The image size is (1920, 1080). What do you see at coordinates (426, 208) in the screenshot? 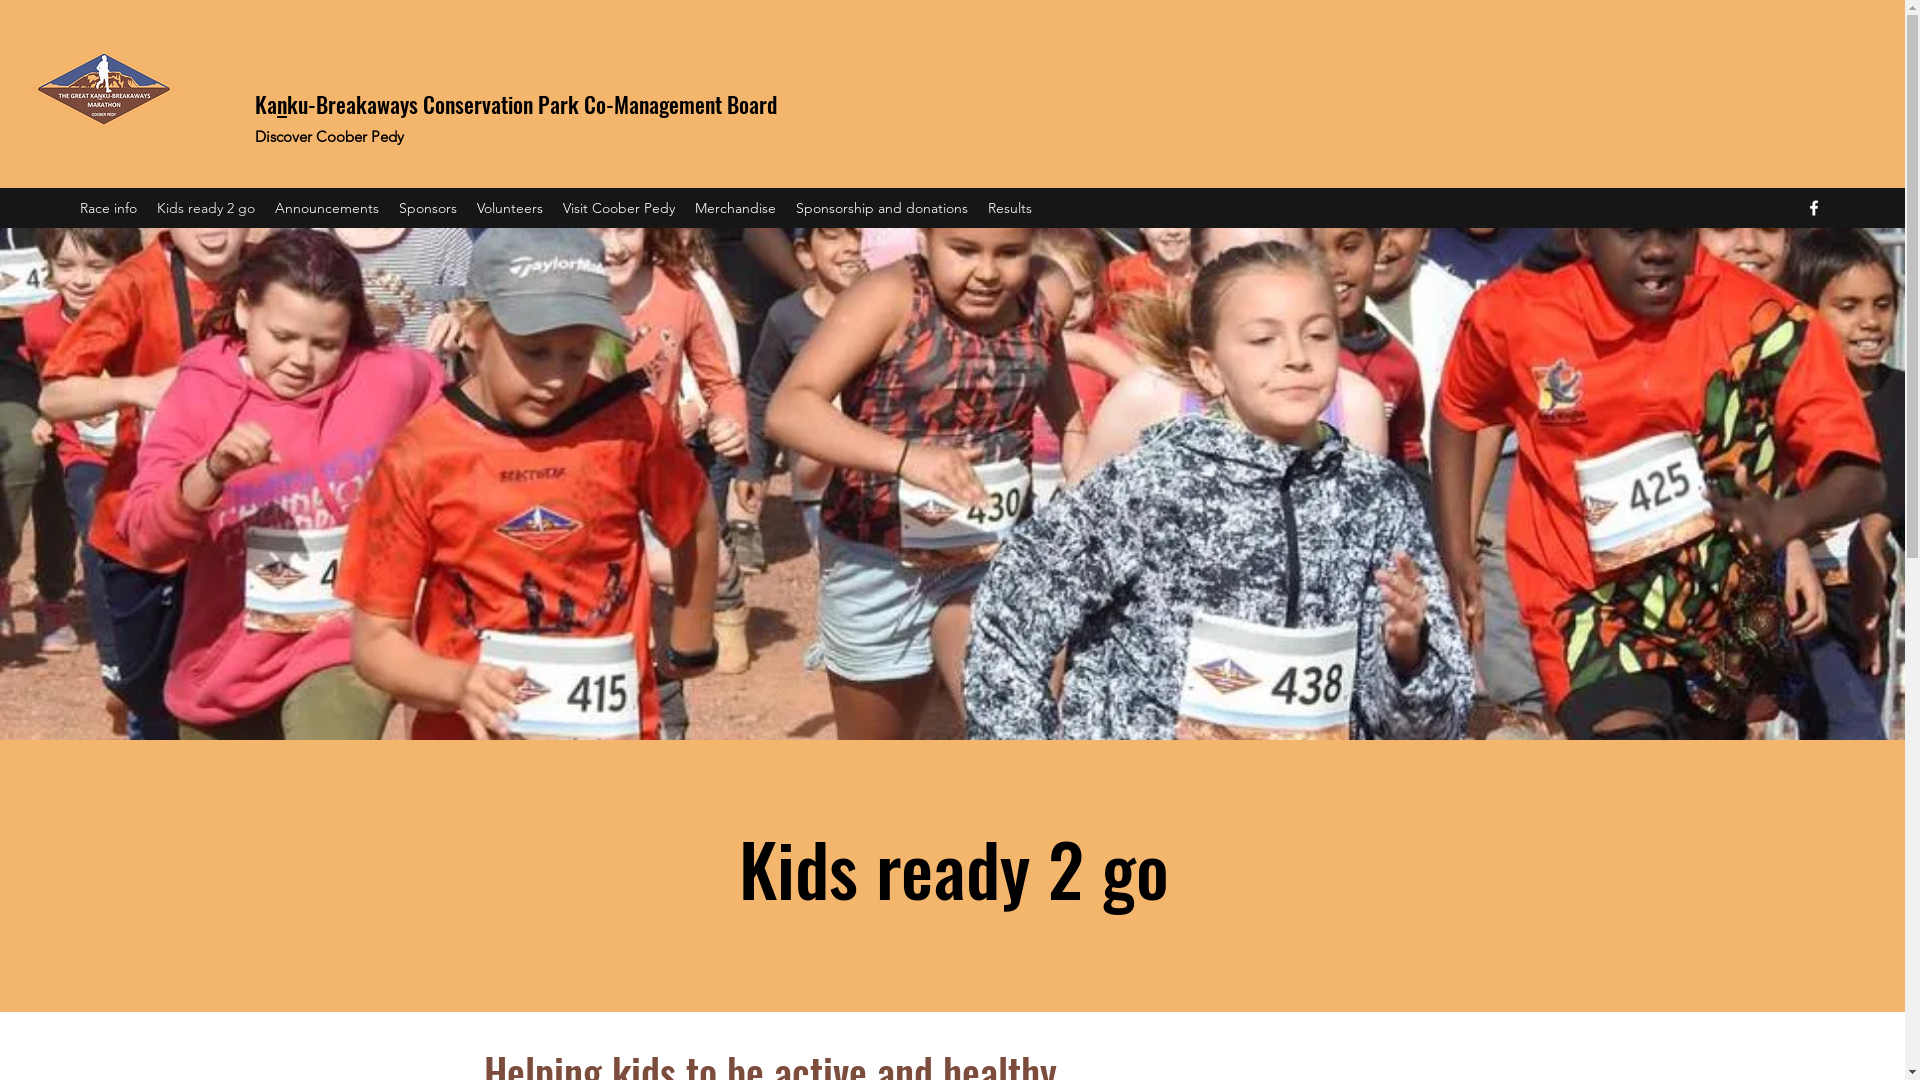
I see `'Sponsors'` at bounding box center [426, 208].